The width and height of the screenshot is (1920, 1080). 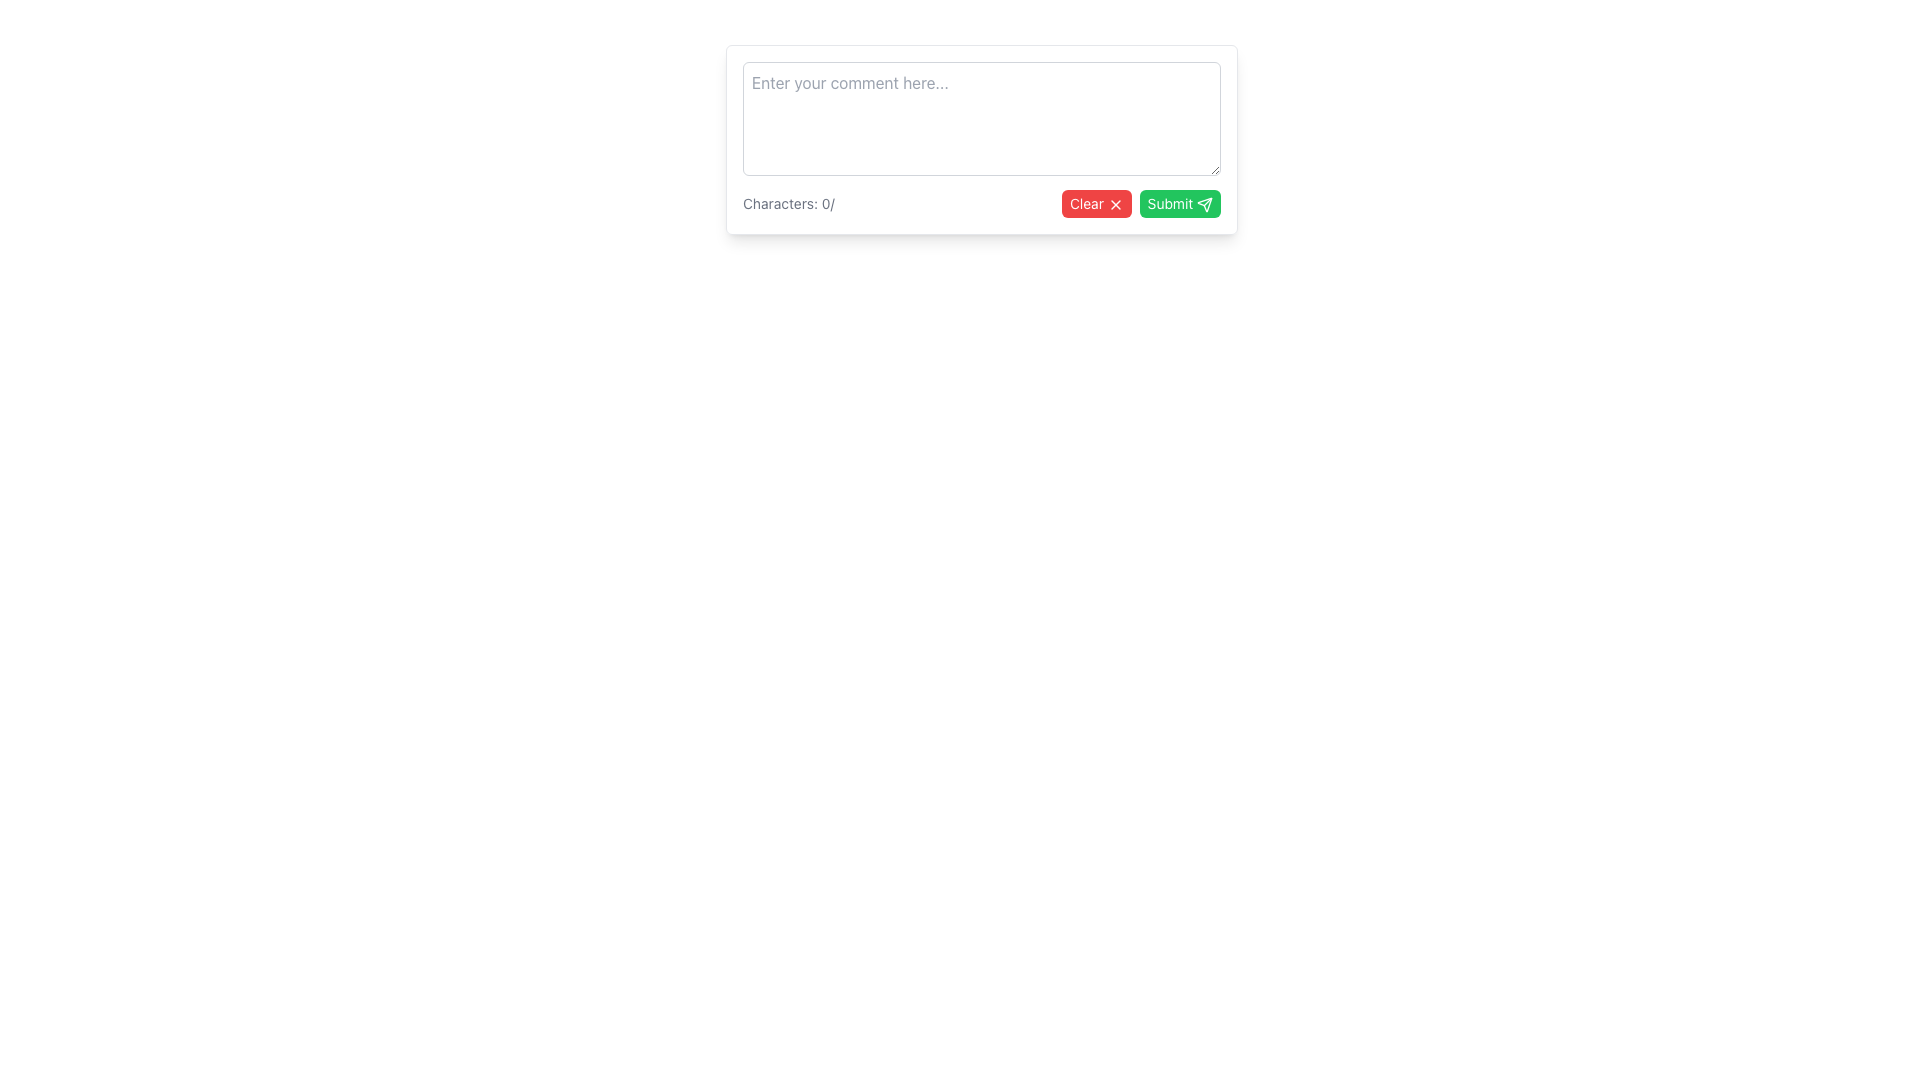 I want to click on the non-interactive text label displaying 'Characters: 0/' located to the far left within the same row as the 'Clear' and 'Submit' buttons, so click(x=787, y=204).